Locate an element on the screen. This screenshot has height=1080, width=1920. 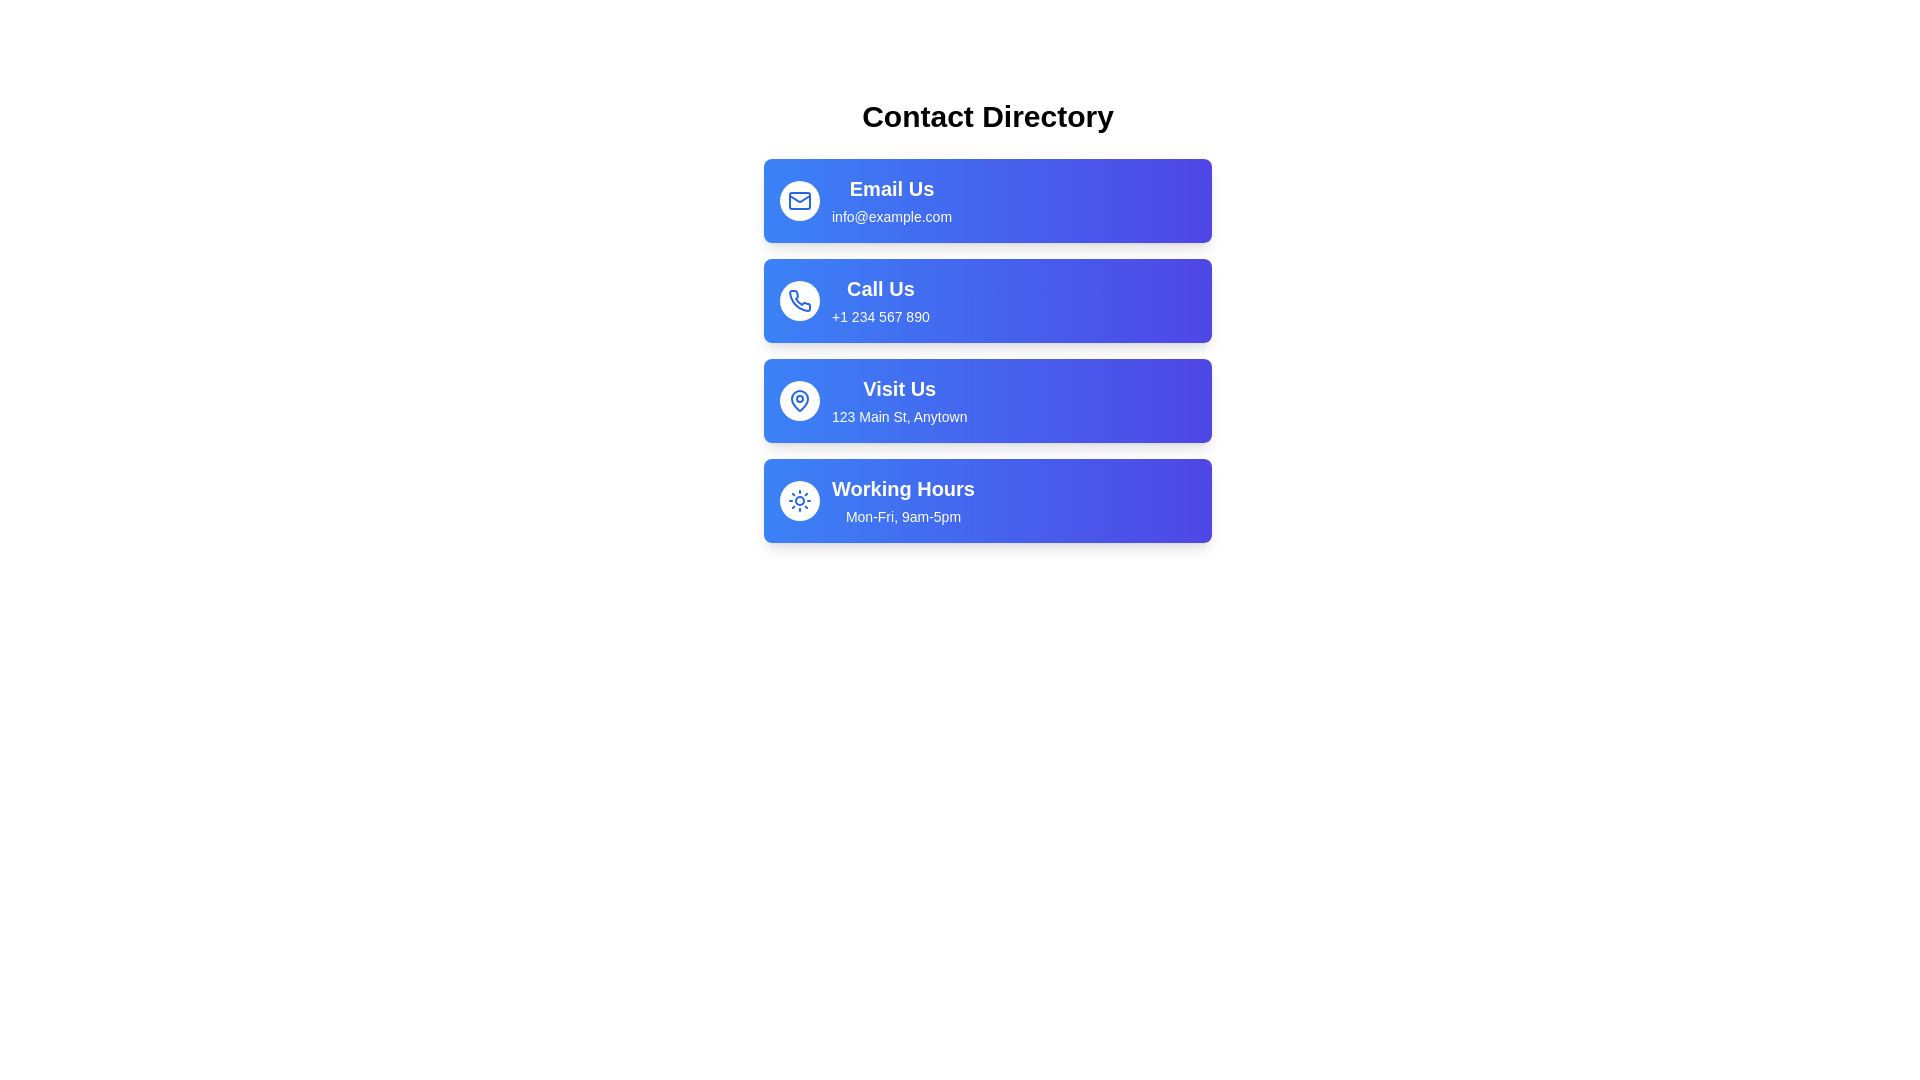
address information from the informational text element that displays 'Visit Us' and '123 Main St, Anytown.' is located at coordinates (898, 401).